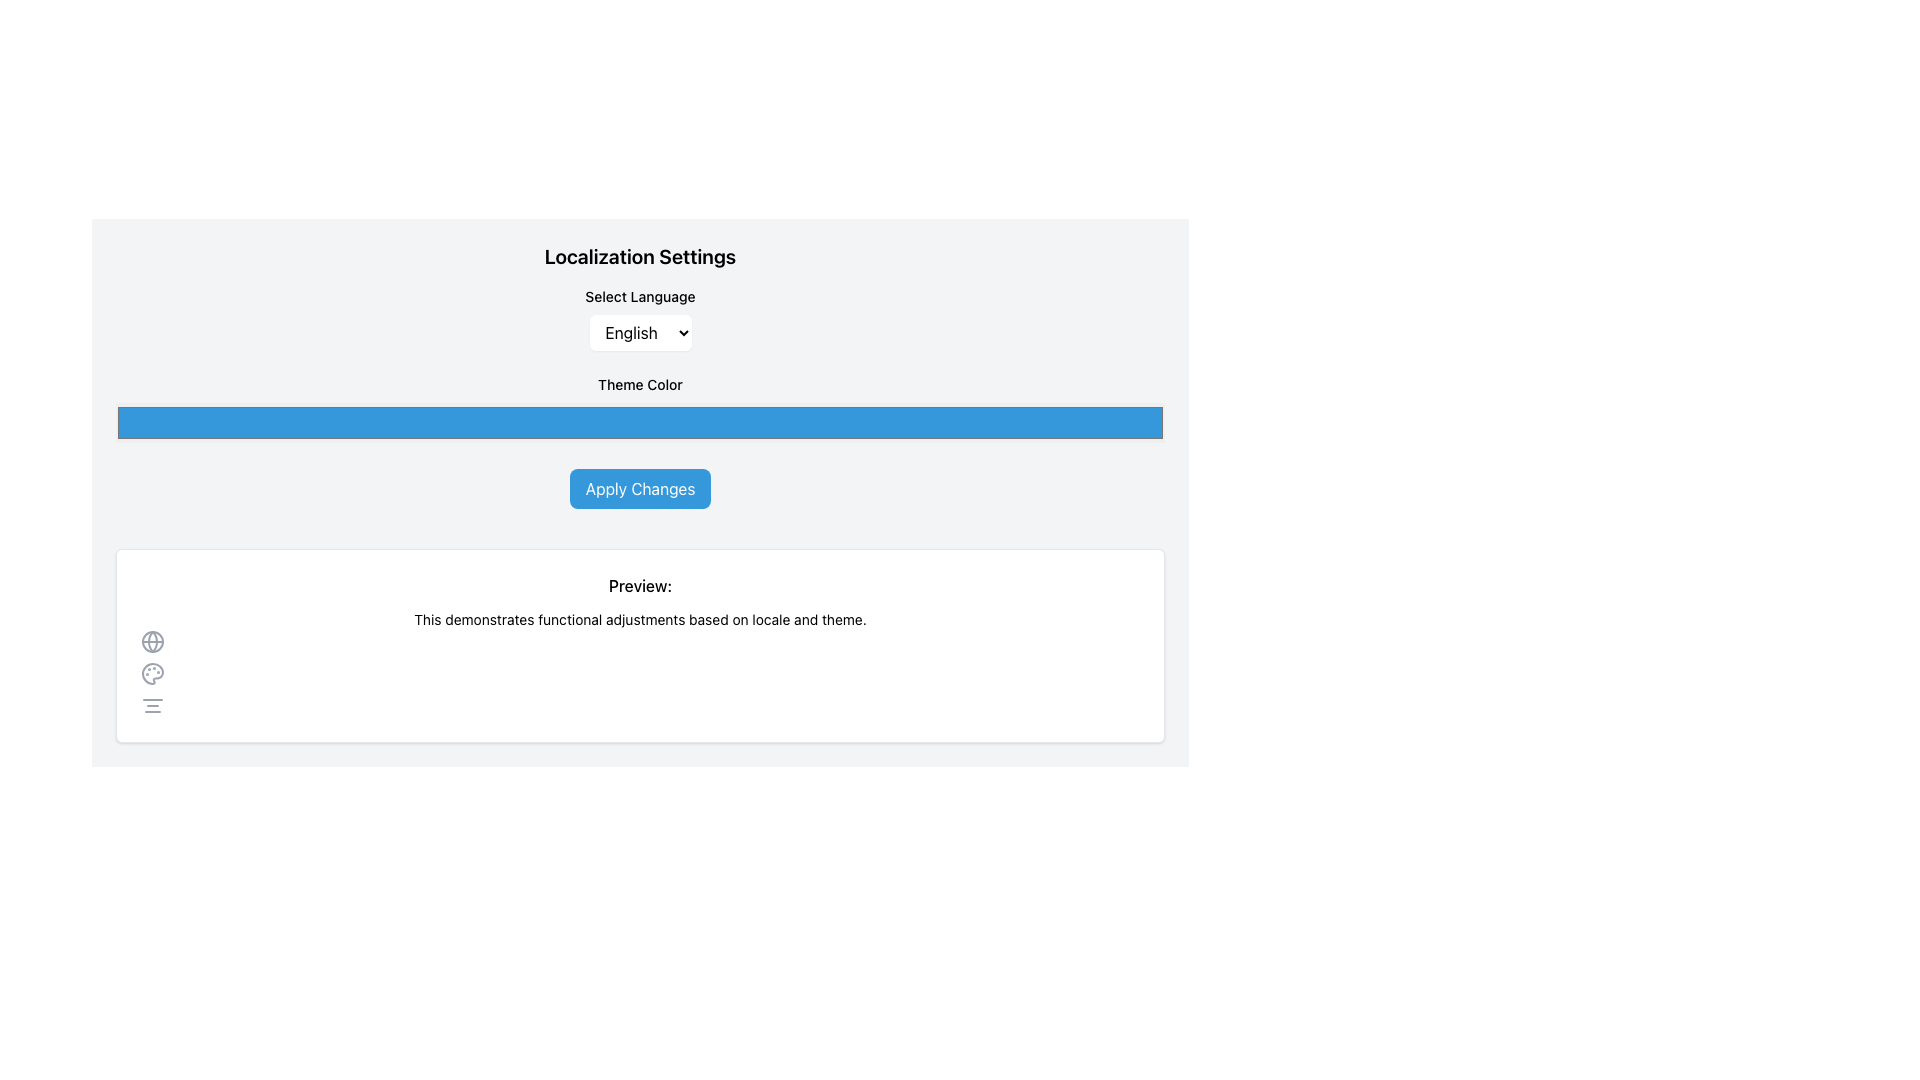 The image size is (1920, 1080). Describe the element at coordinates (640, 585) in the screenshot. I see `the text label indicating the start of a preview section, which is positioned at the top of a white pane and centered above the descriptive text` at that location.